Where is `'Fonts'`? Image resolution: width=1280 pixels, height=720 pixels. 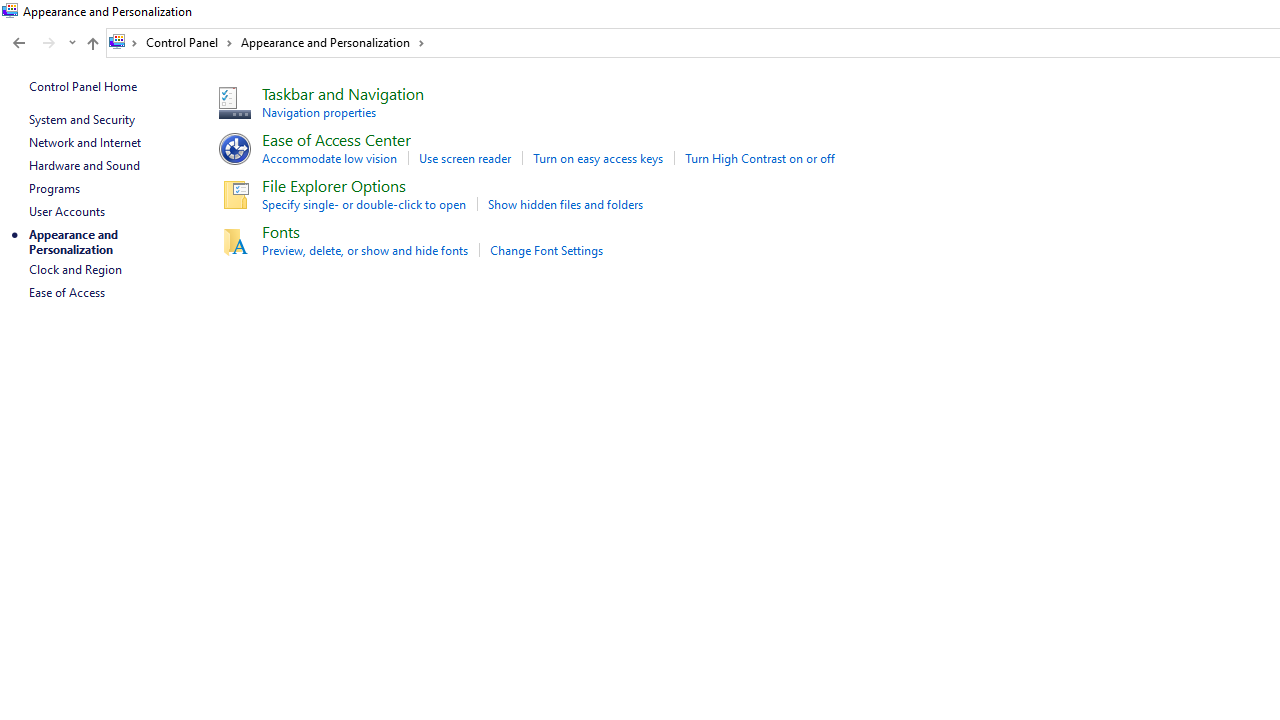 'Fonts' is located at coordinates (279, 230).